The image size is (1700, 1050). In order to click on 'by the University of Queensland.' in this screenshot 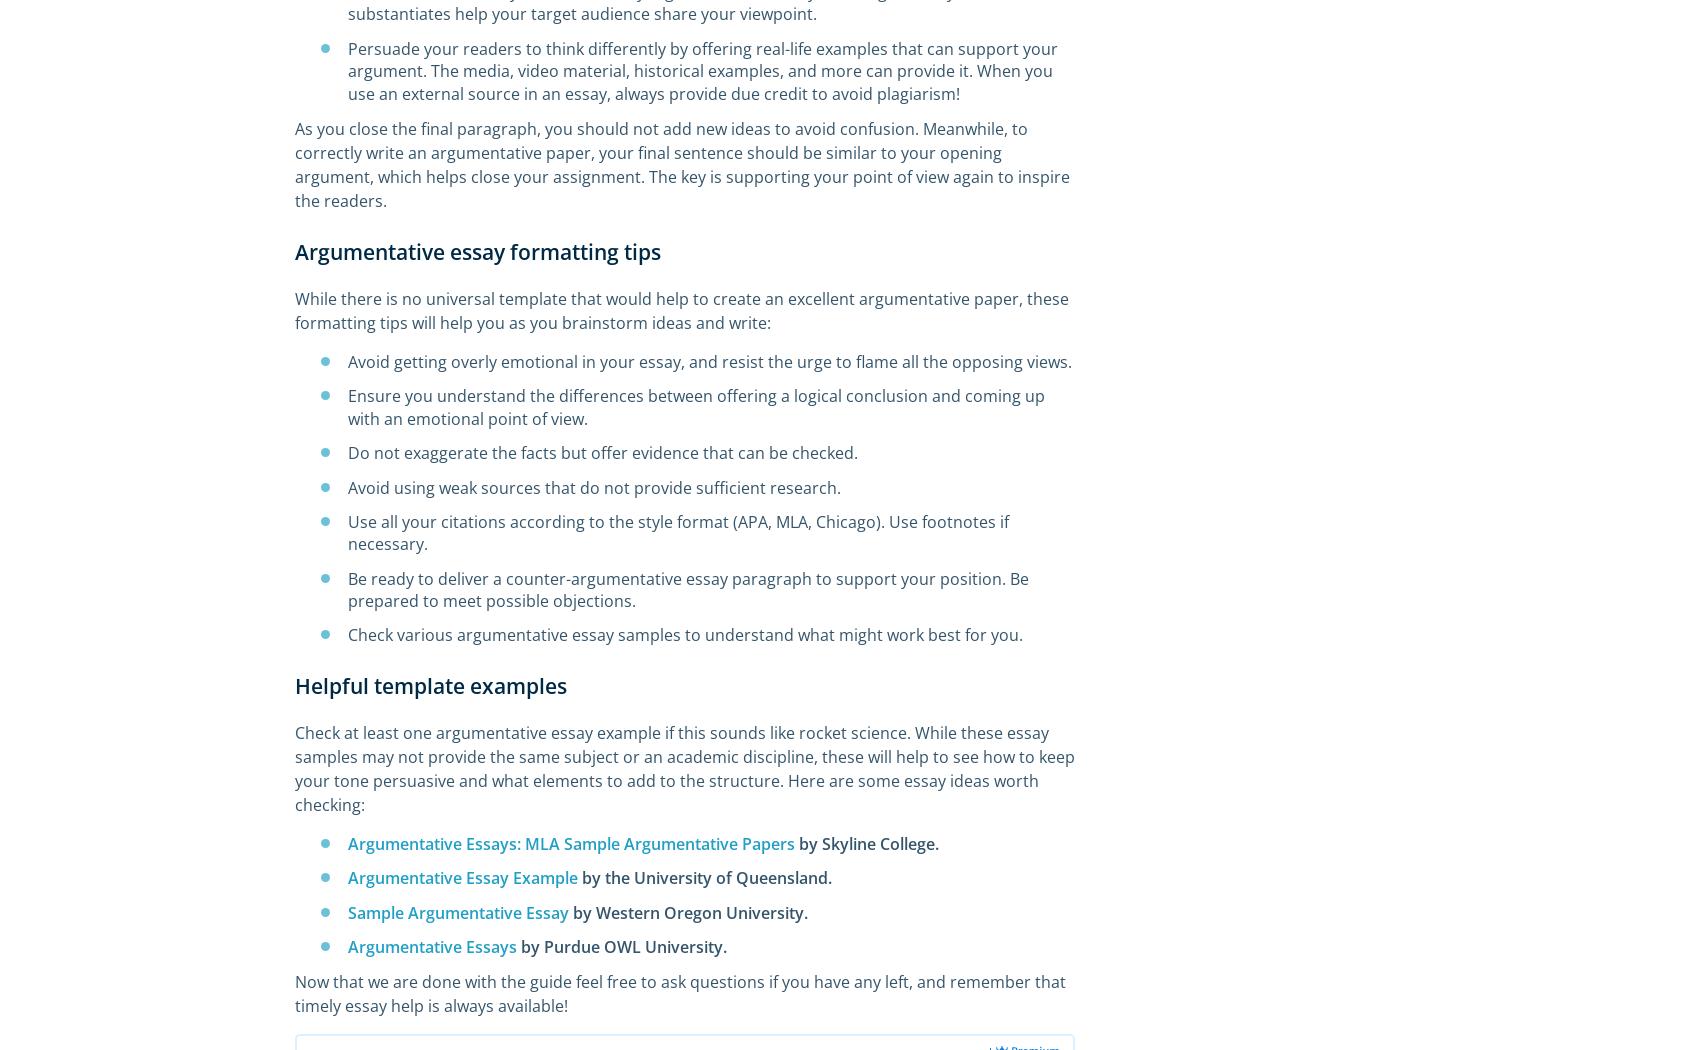, I will do `click(707, 877)`.